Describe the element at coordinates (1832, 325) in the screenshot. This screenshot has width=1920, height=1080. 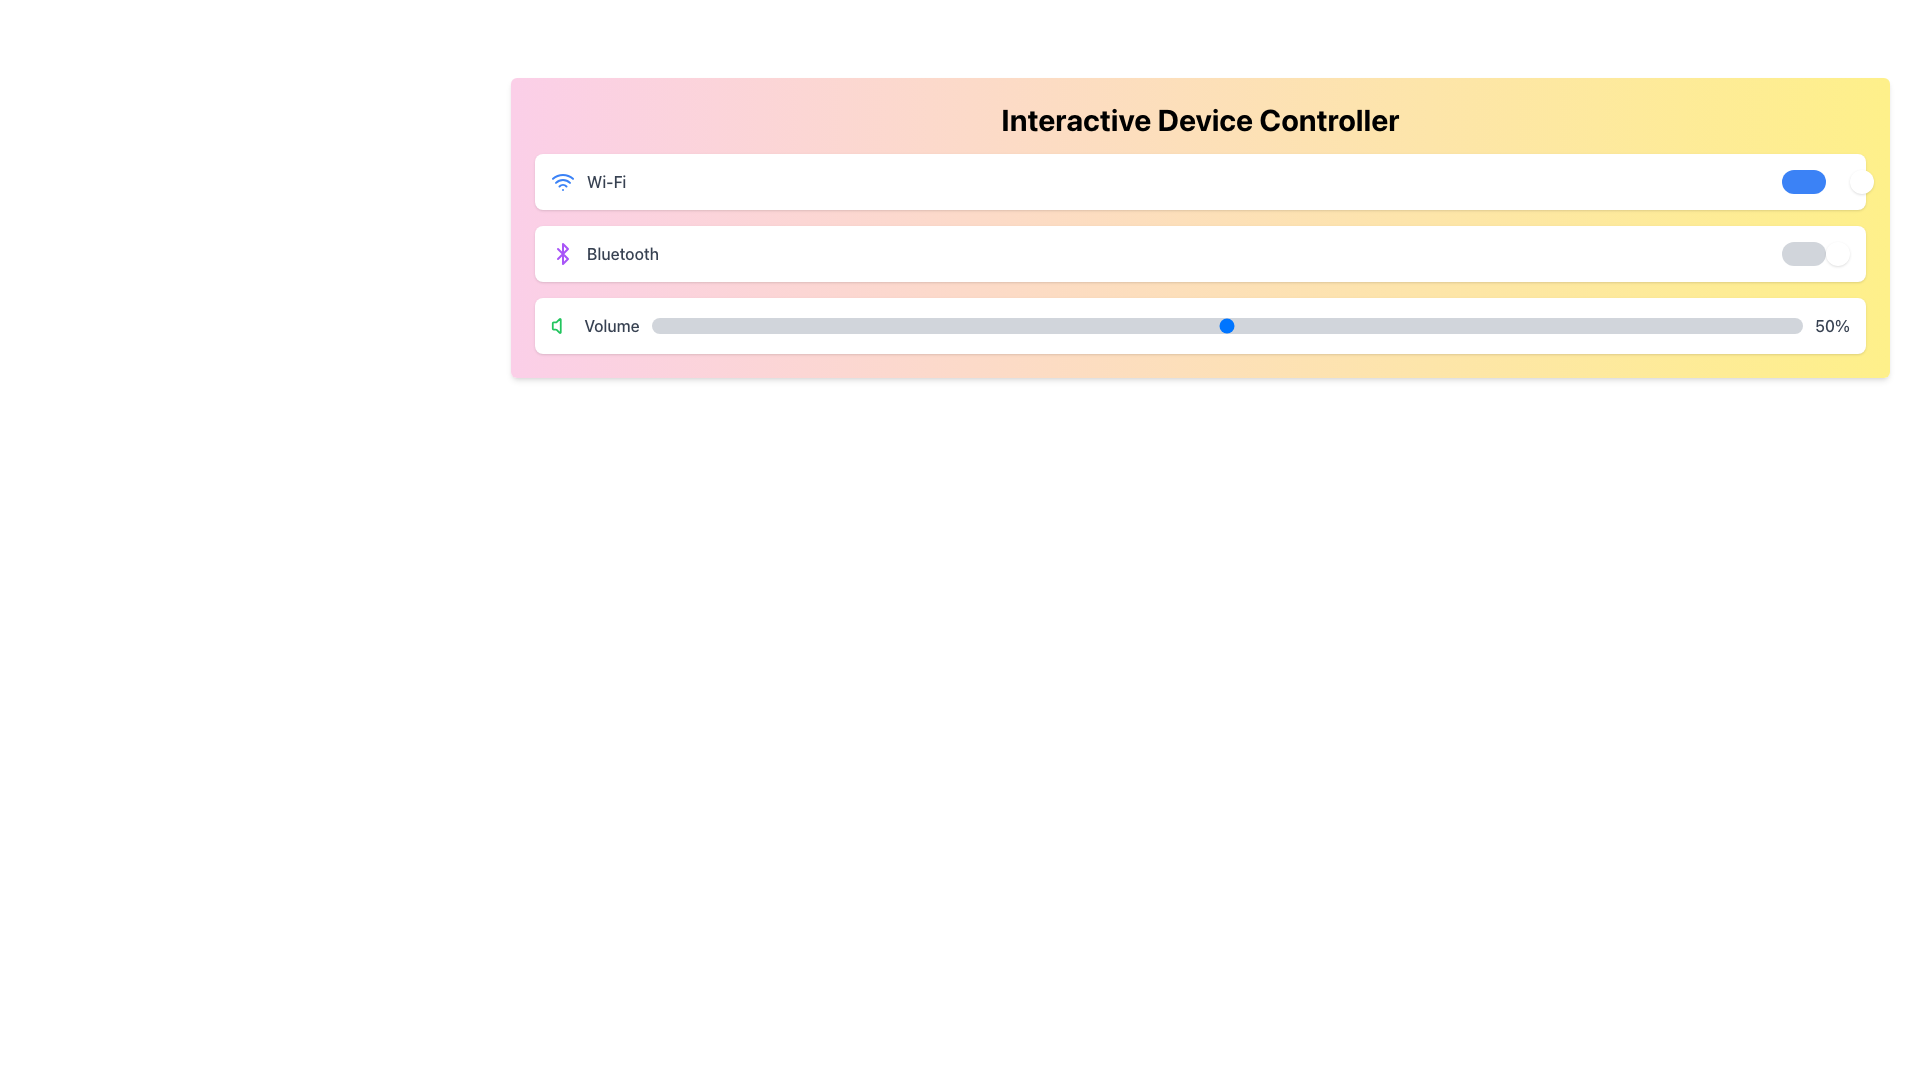
I see `the static label displaying '50%' which is styled in a medium-sized font with gray text color, positioned to the far right of a volume slider` at that location.